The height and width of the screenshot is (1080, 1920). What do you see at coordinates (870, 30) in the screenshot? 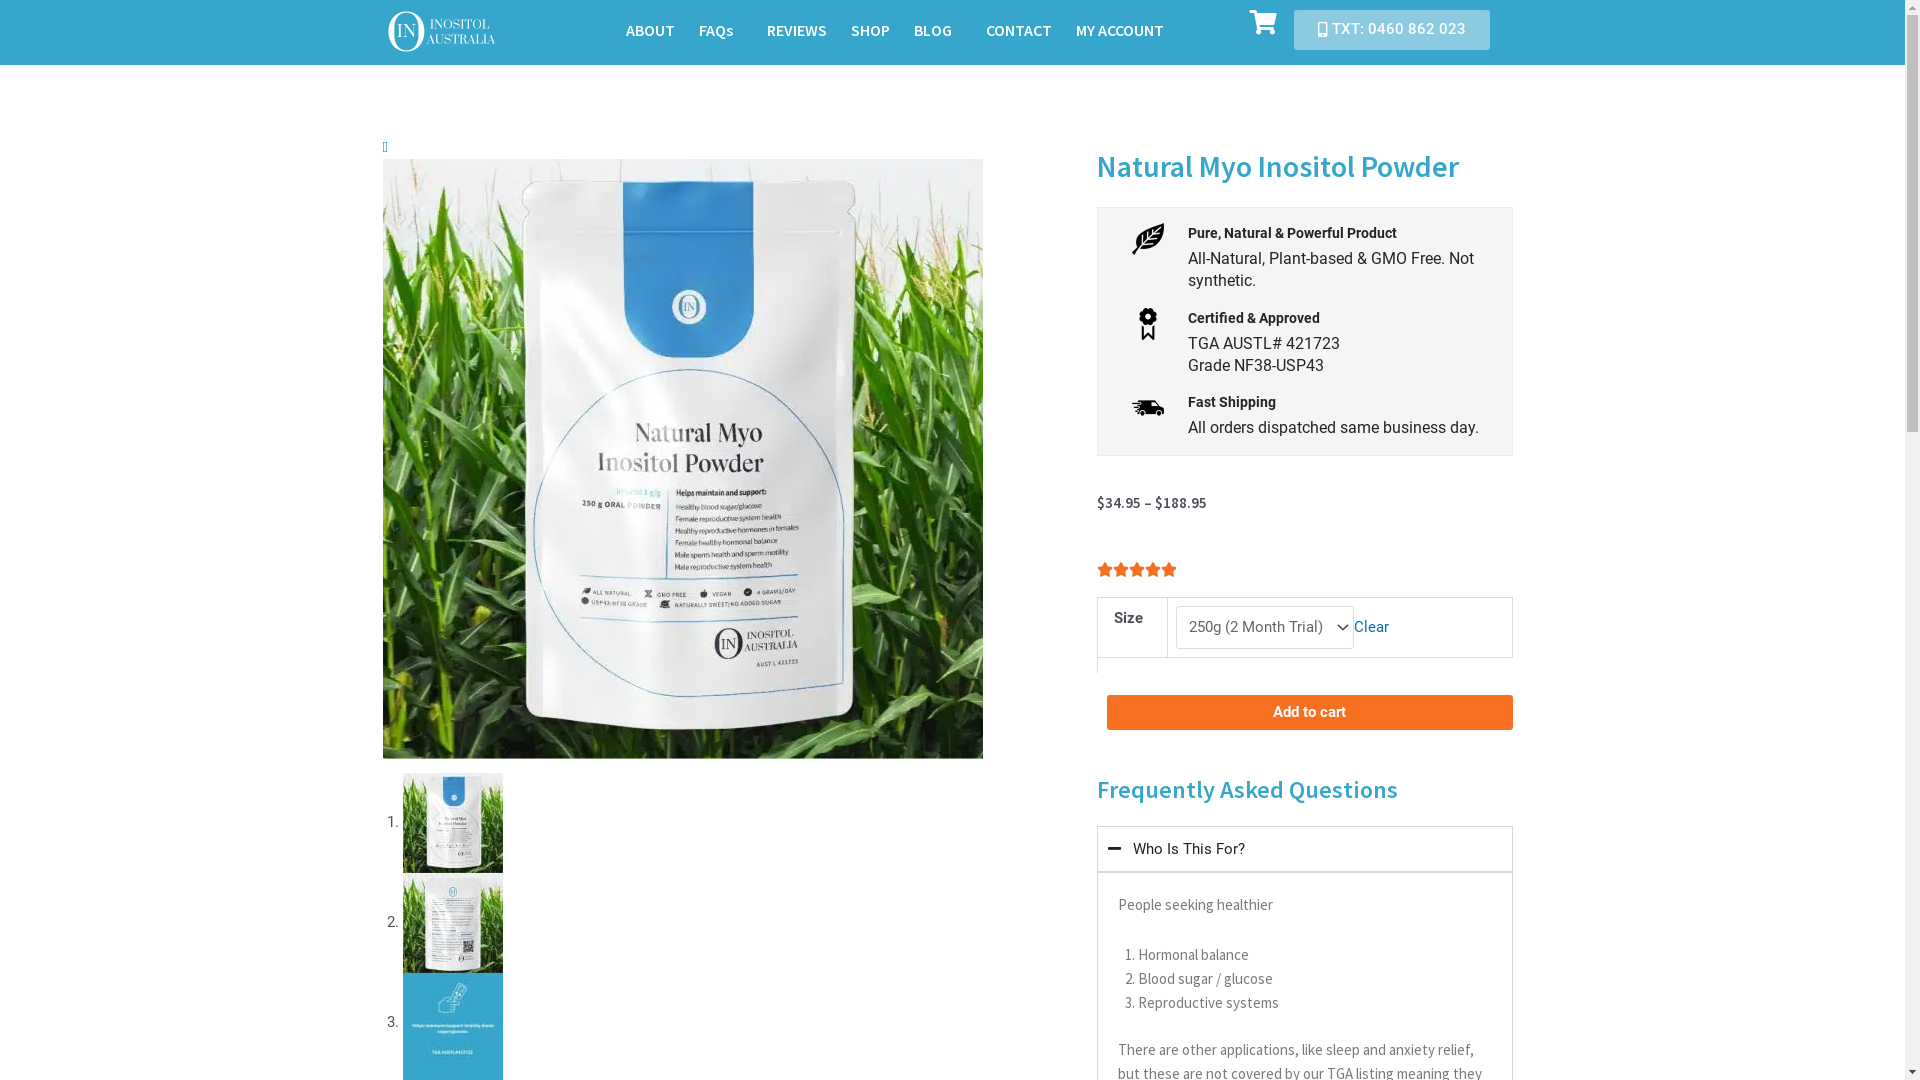
I see `'SHOP'` at bounding box center [870, 30].